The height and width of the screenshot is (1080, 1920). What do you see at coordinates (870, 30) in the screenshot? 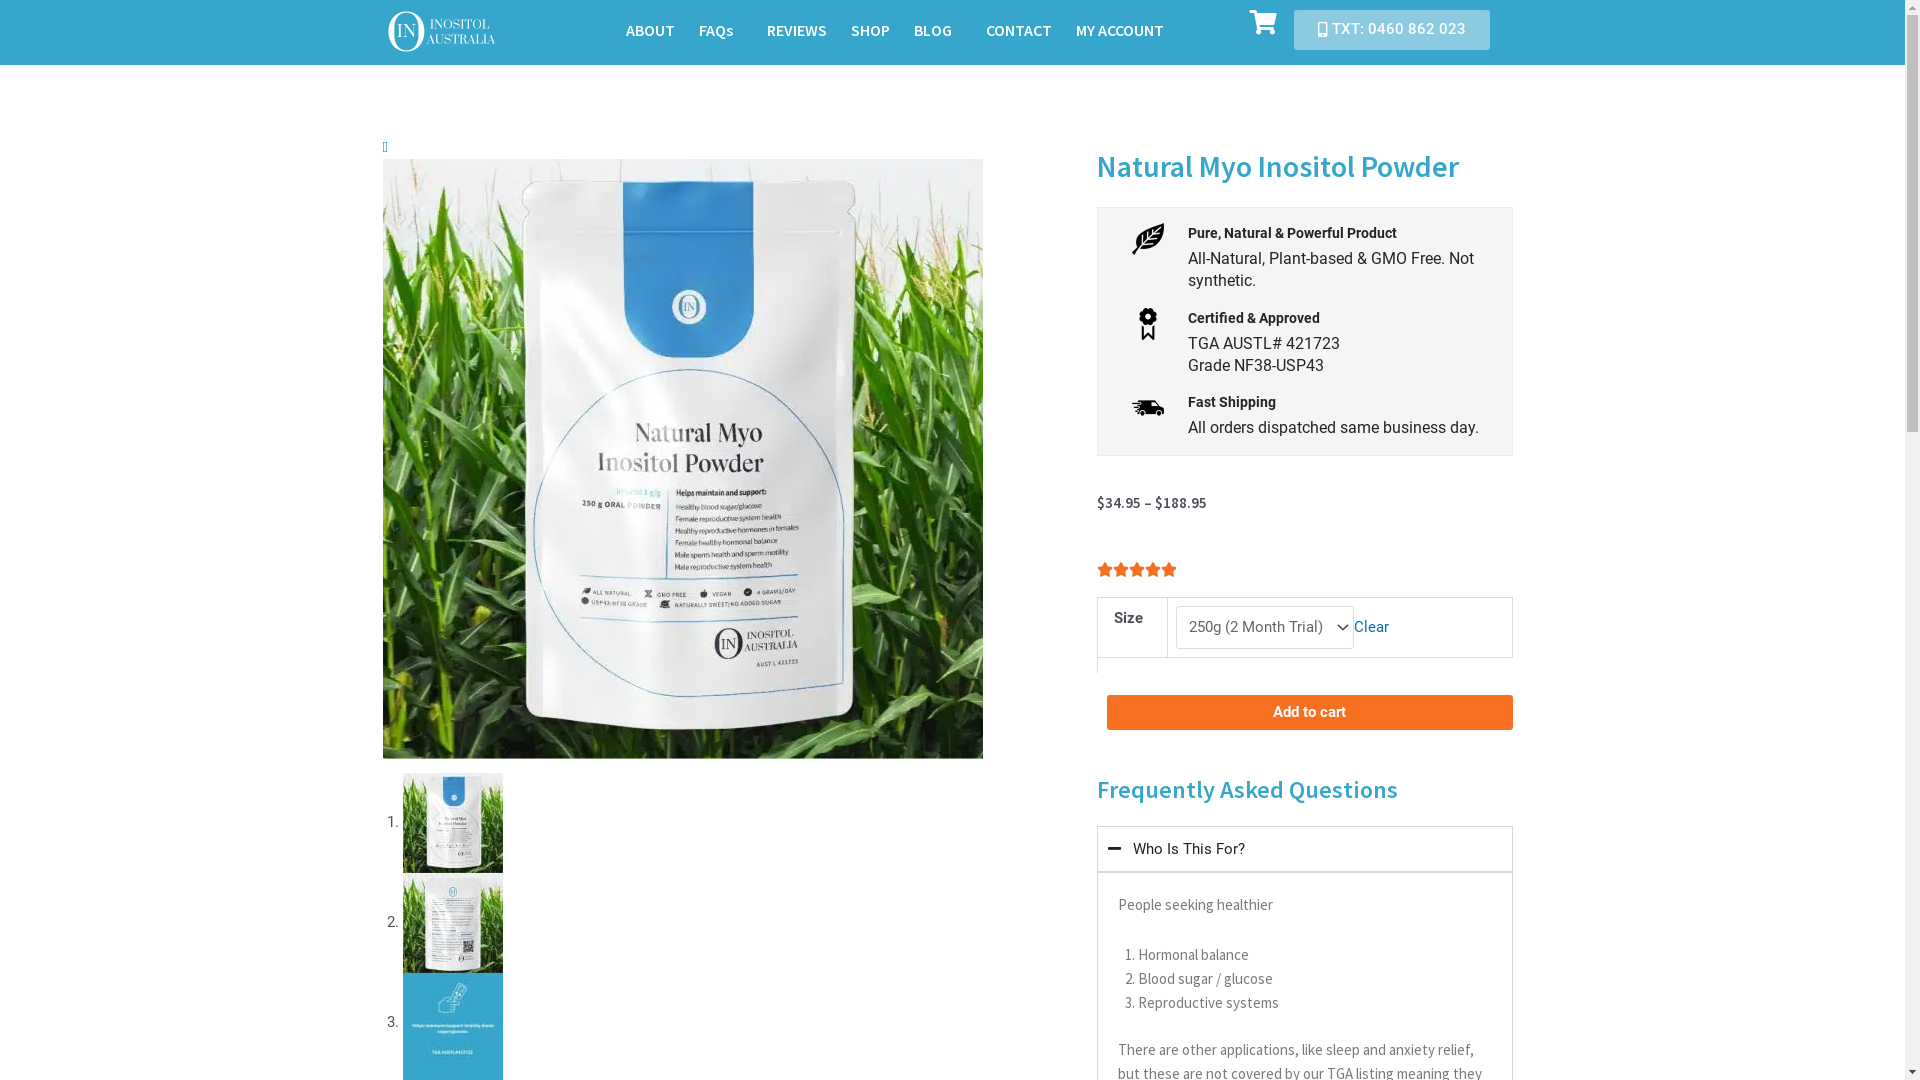
I see `'SHOP'` at bounding box center [870, 30].